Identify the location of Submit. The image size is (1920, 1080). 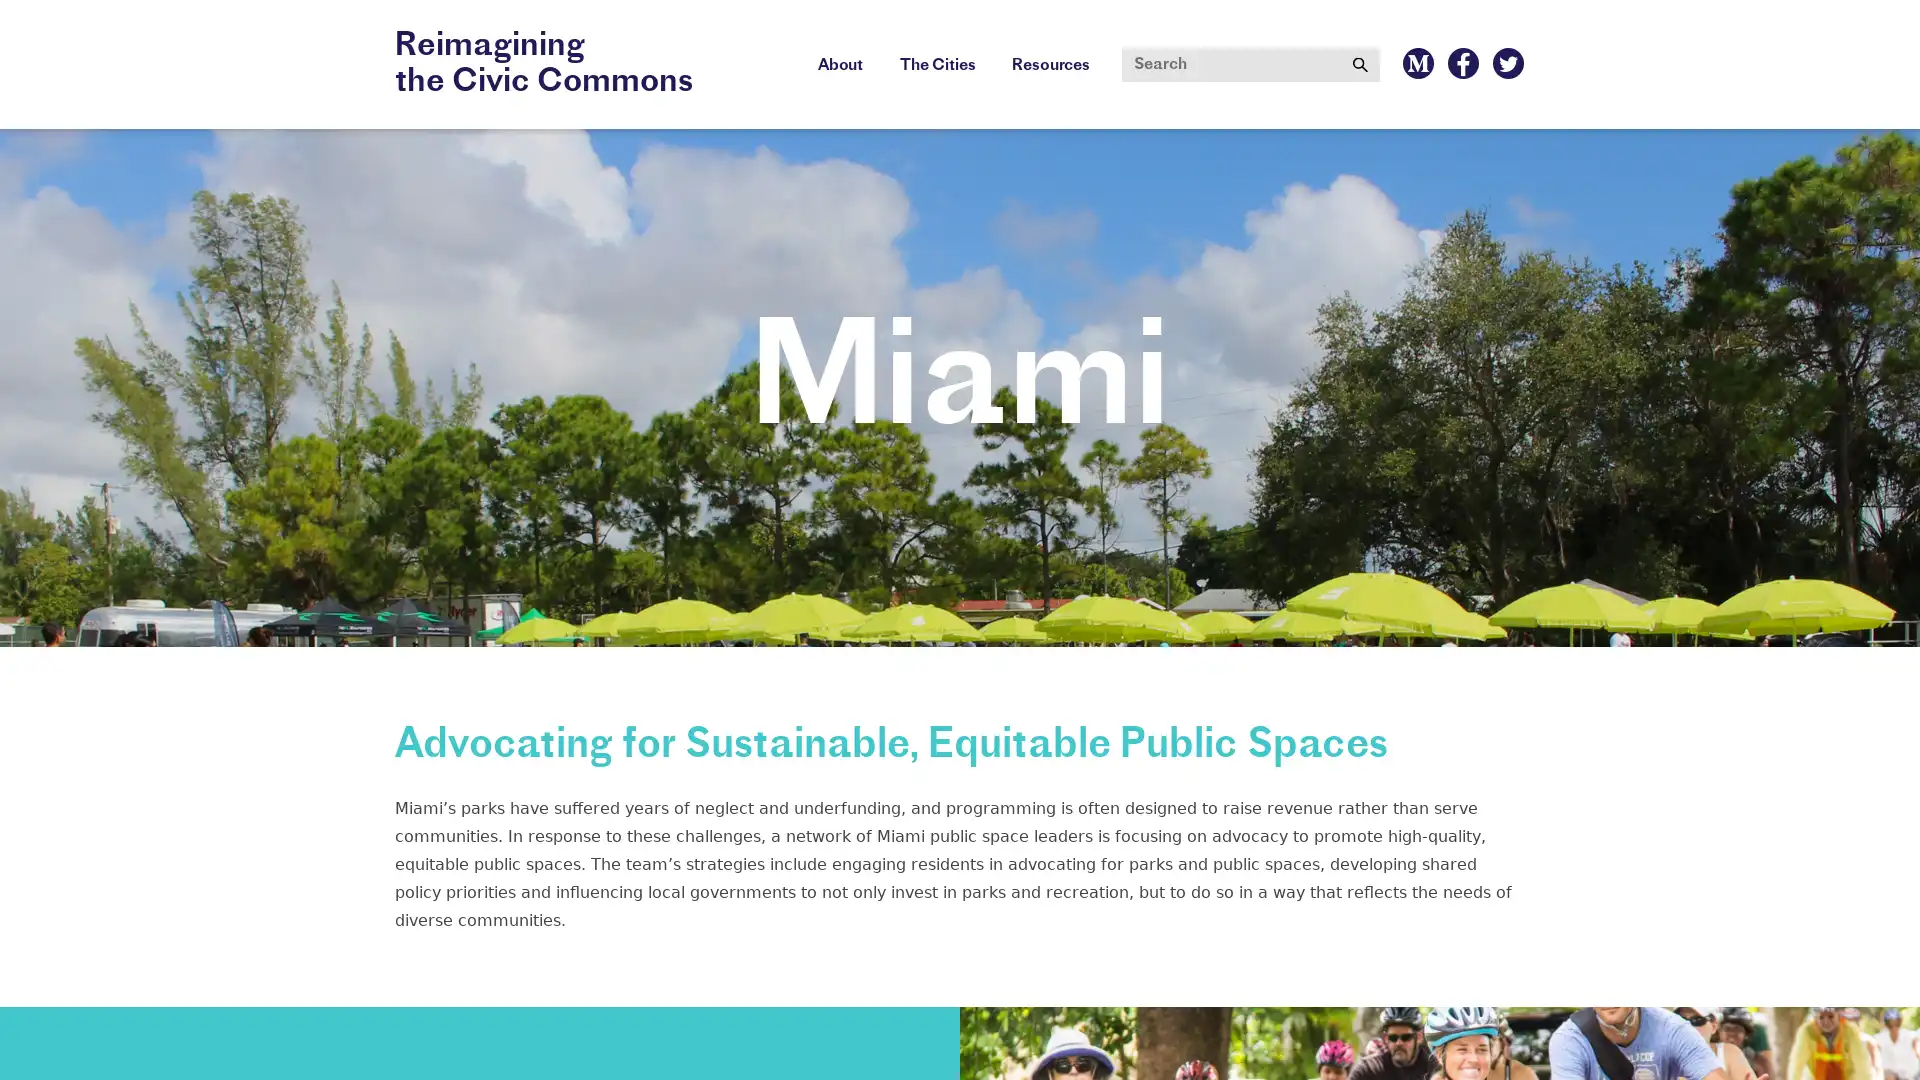
(1360, 63).